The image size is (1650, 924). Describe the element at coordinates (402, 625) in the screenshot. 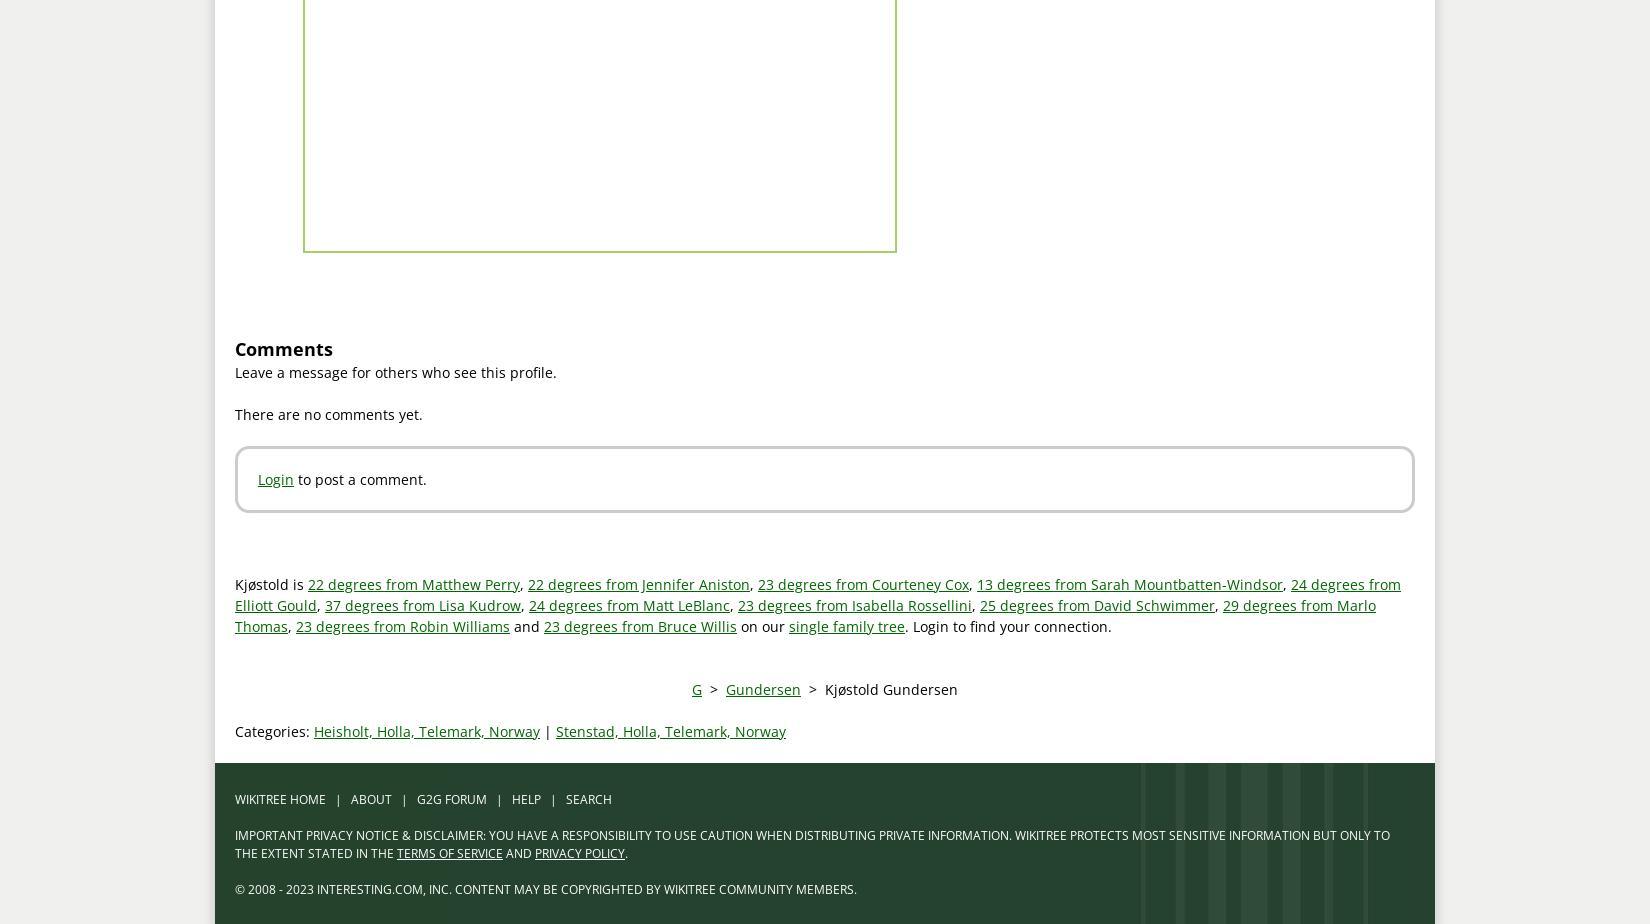

I see `'23 degrees from Robin Williams'` at that location.